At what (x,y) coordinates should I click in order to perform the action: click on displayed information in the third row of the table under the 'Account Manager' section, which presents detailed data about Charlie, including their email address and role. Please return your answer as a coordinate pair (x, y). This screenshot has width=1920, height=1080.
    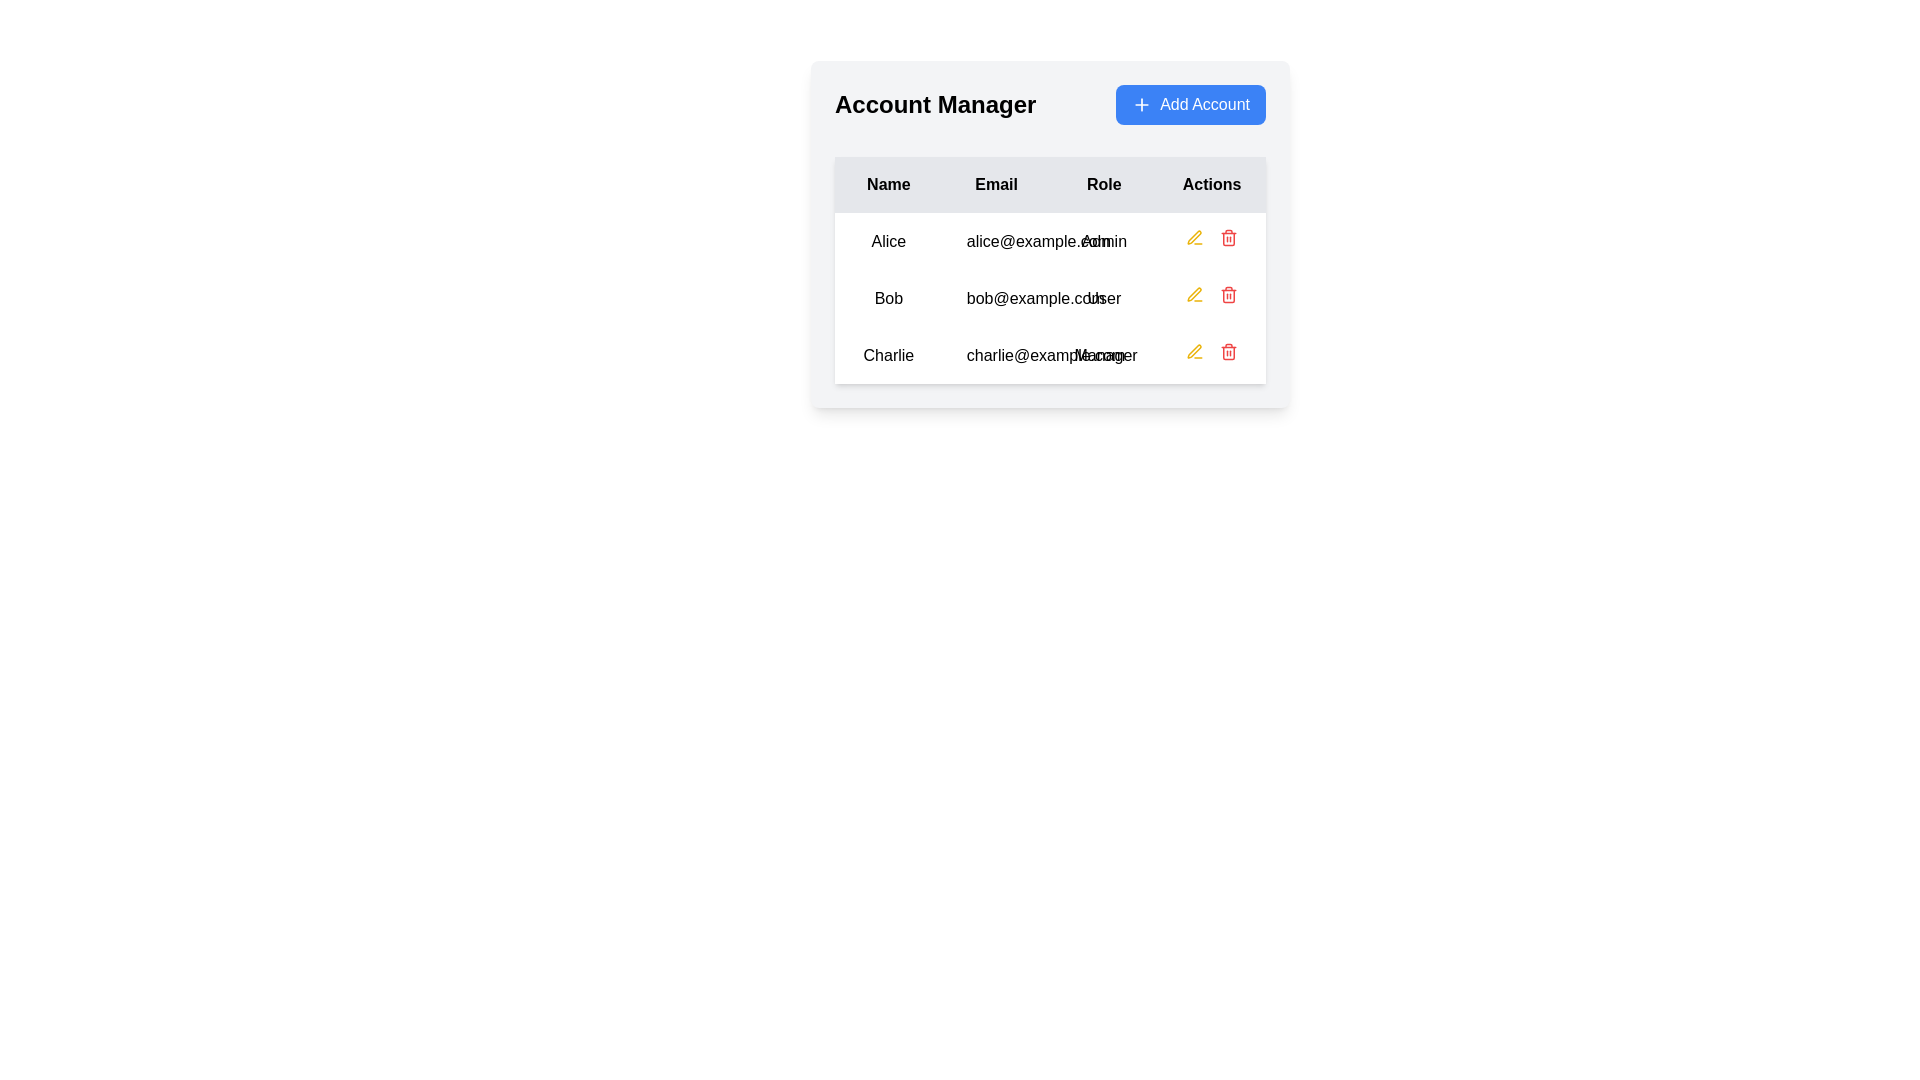
    Looking at the image, I should click on (1049, 354).